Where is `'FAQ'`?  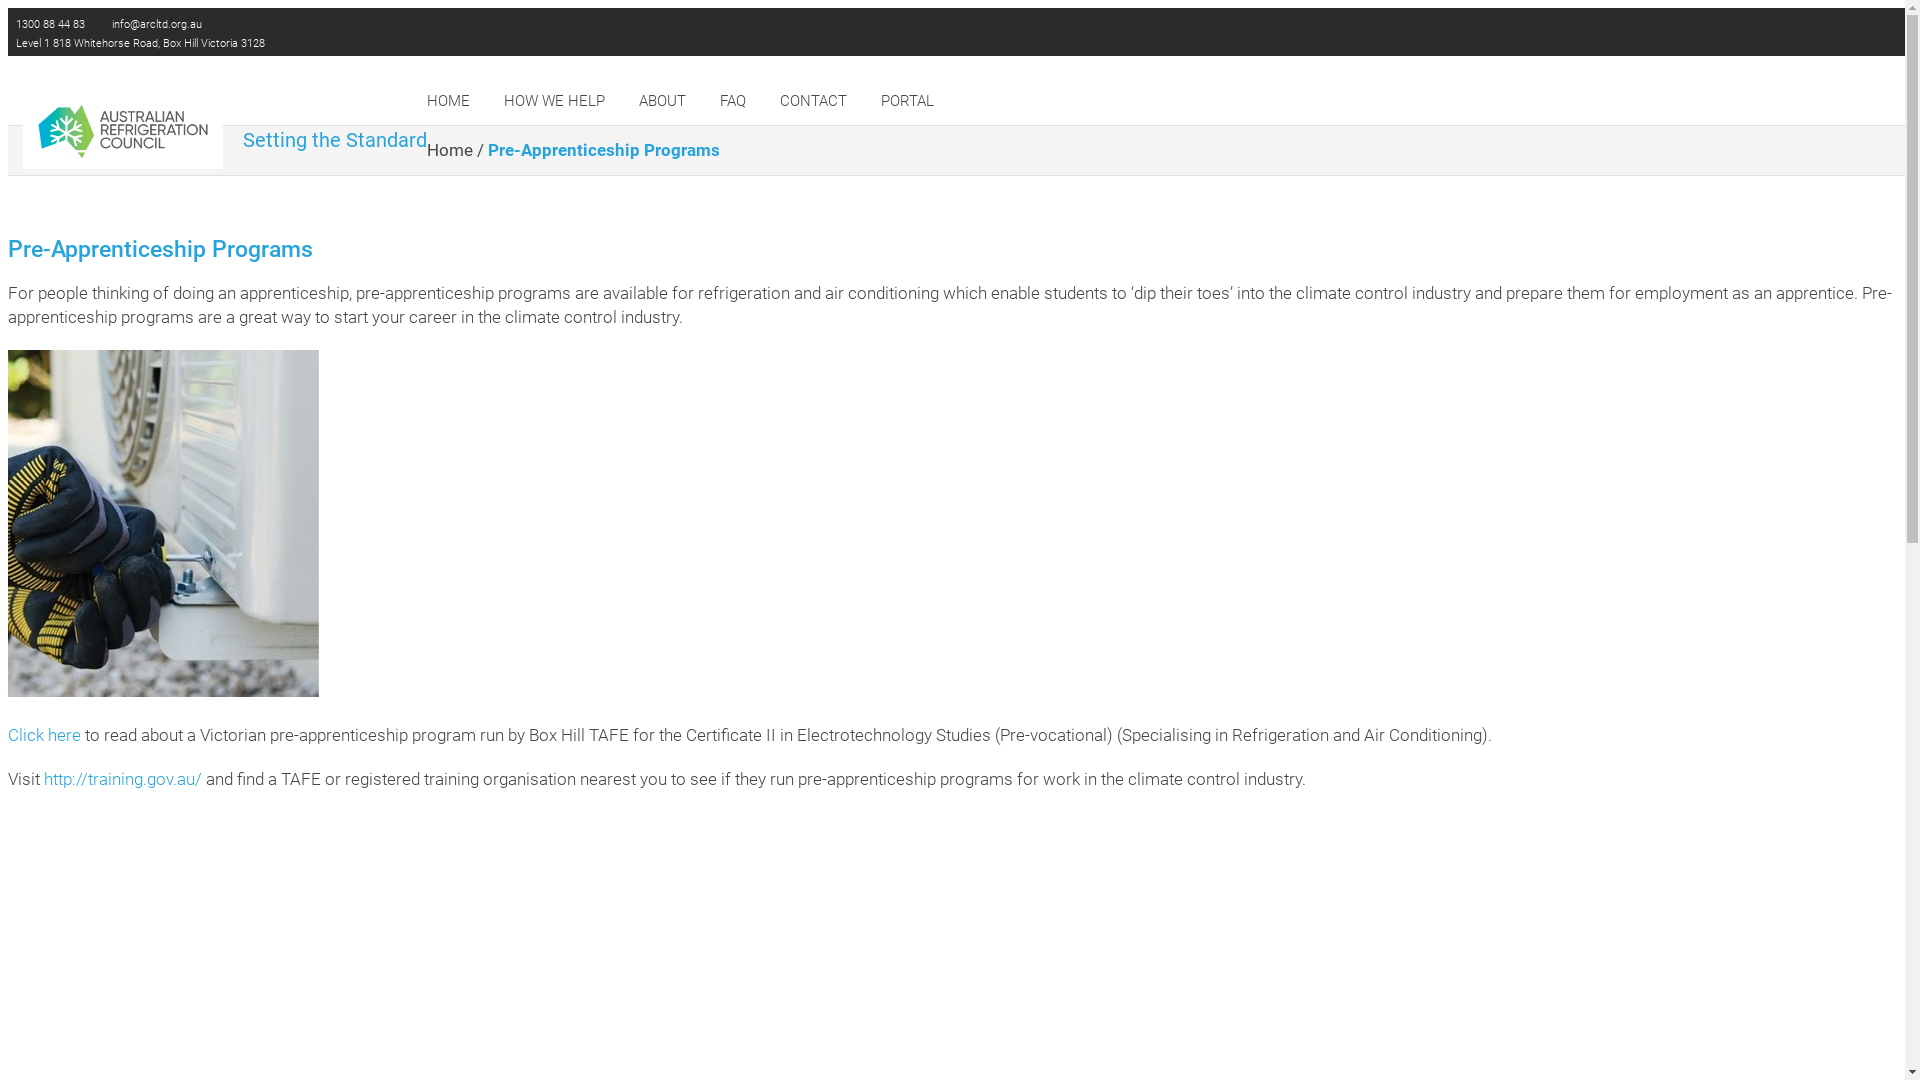 'FAQ' is located at coordinates (732, 100).